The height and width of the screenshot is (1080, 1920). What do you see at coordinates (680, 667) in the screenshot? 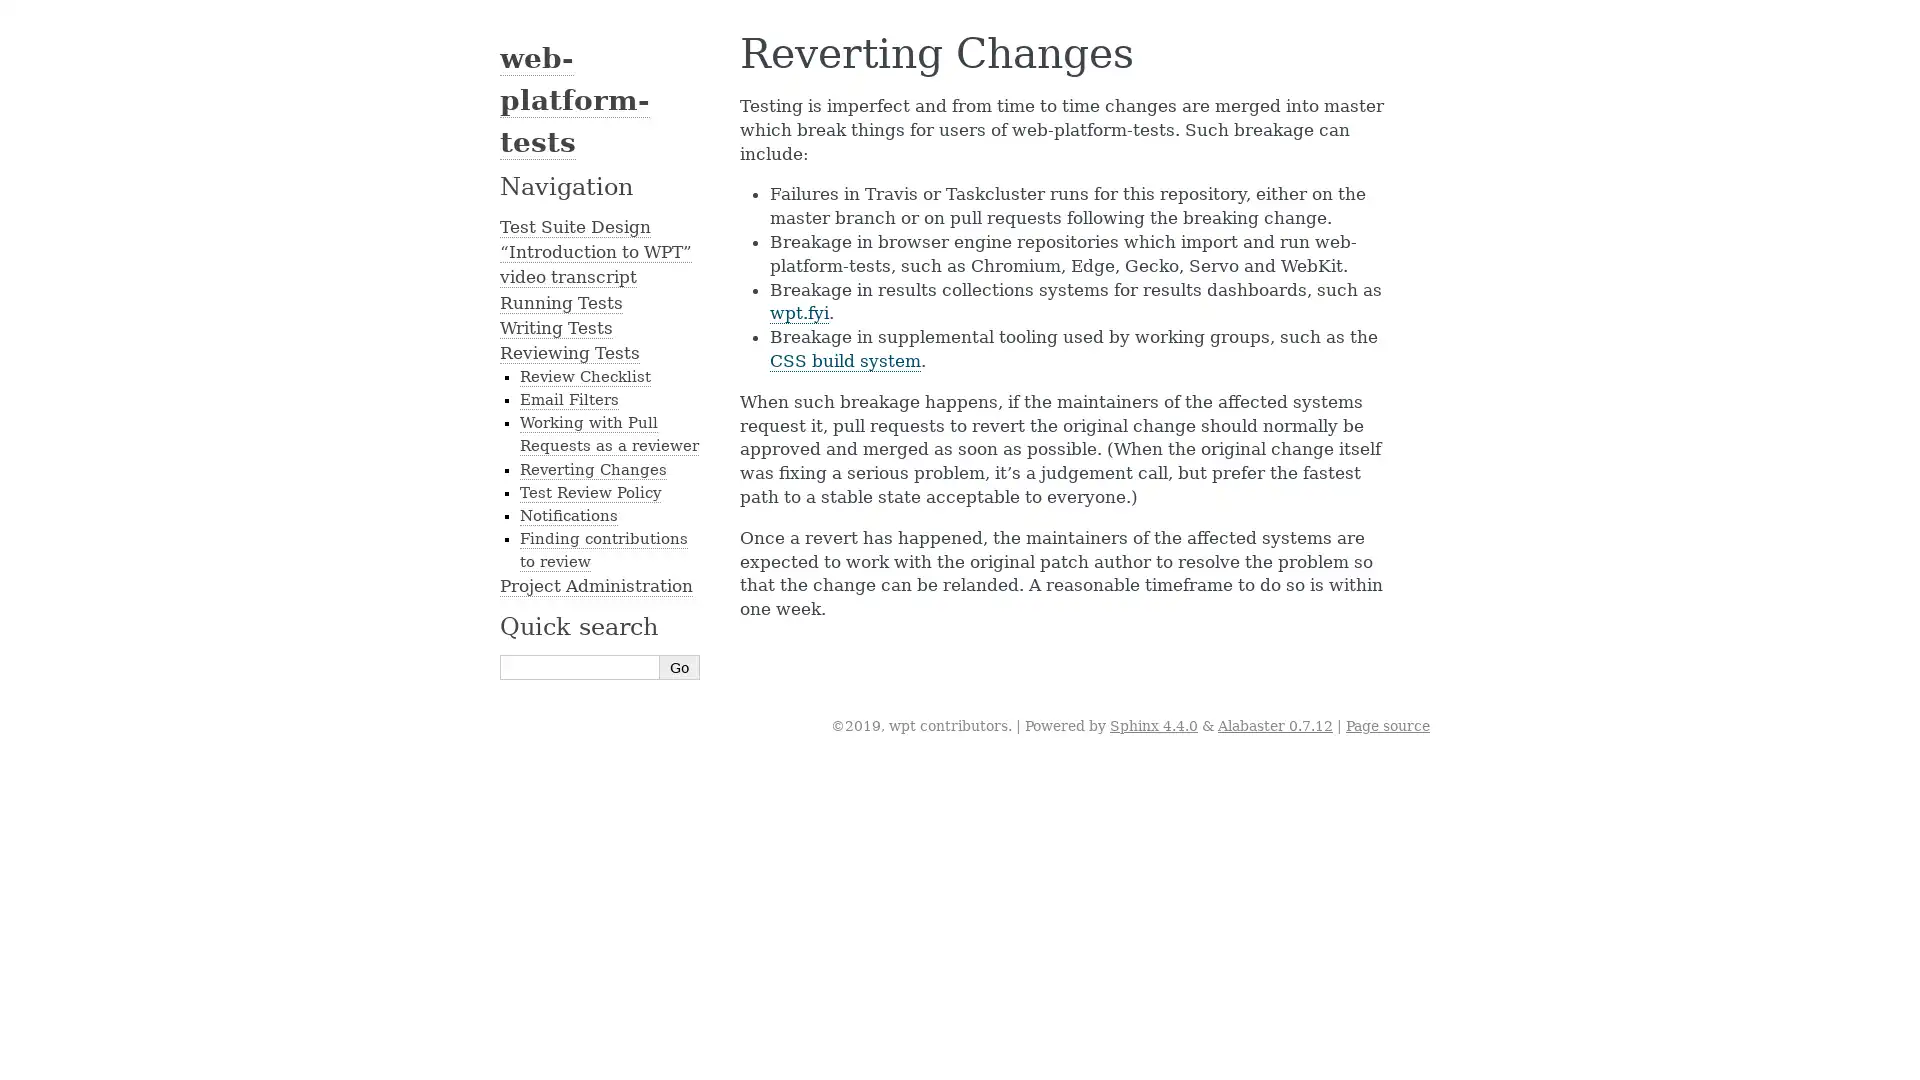
I see `Go` at bounding box center [680, 667].